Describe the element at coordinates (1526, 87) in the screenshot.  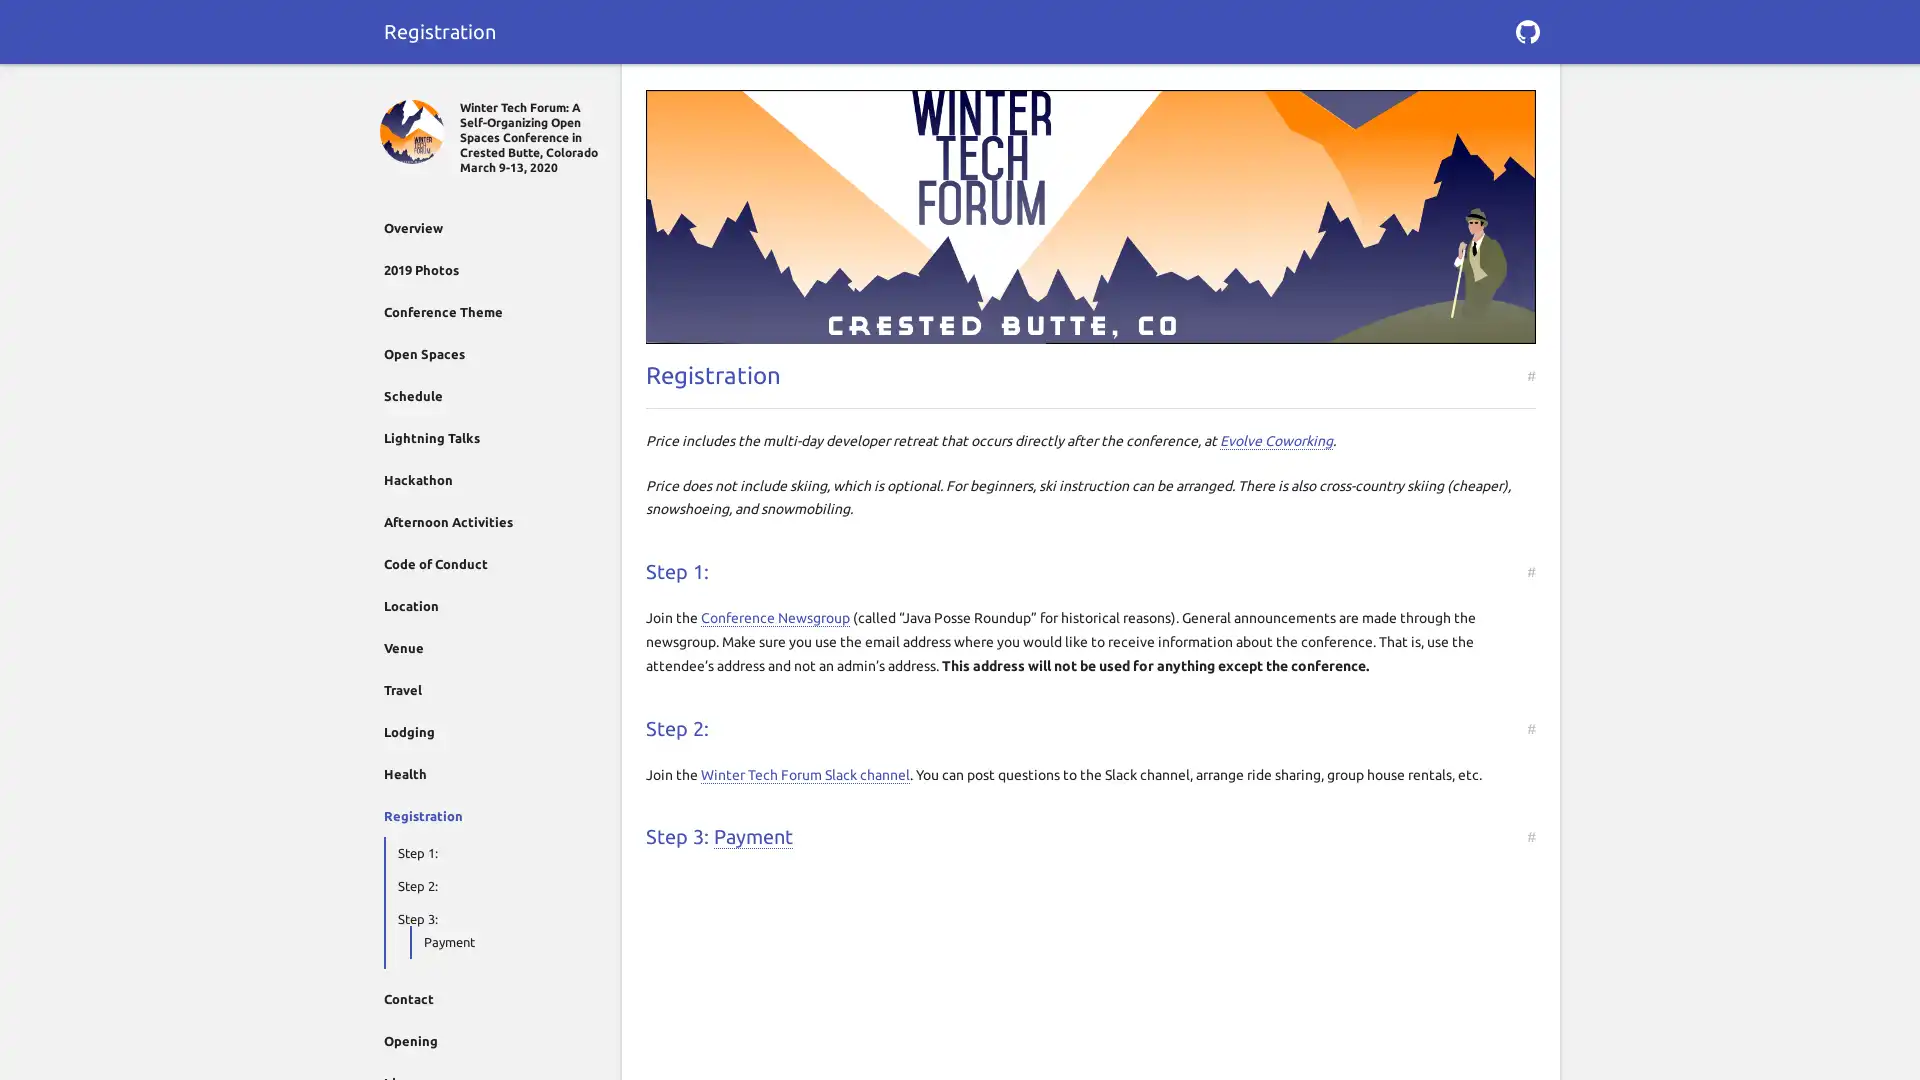
I see `Search` at that location.